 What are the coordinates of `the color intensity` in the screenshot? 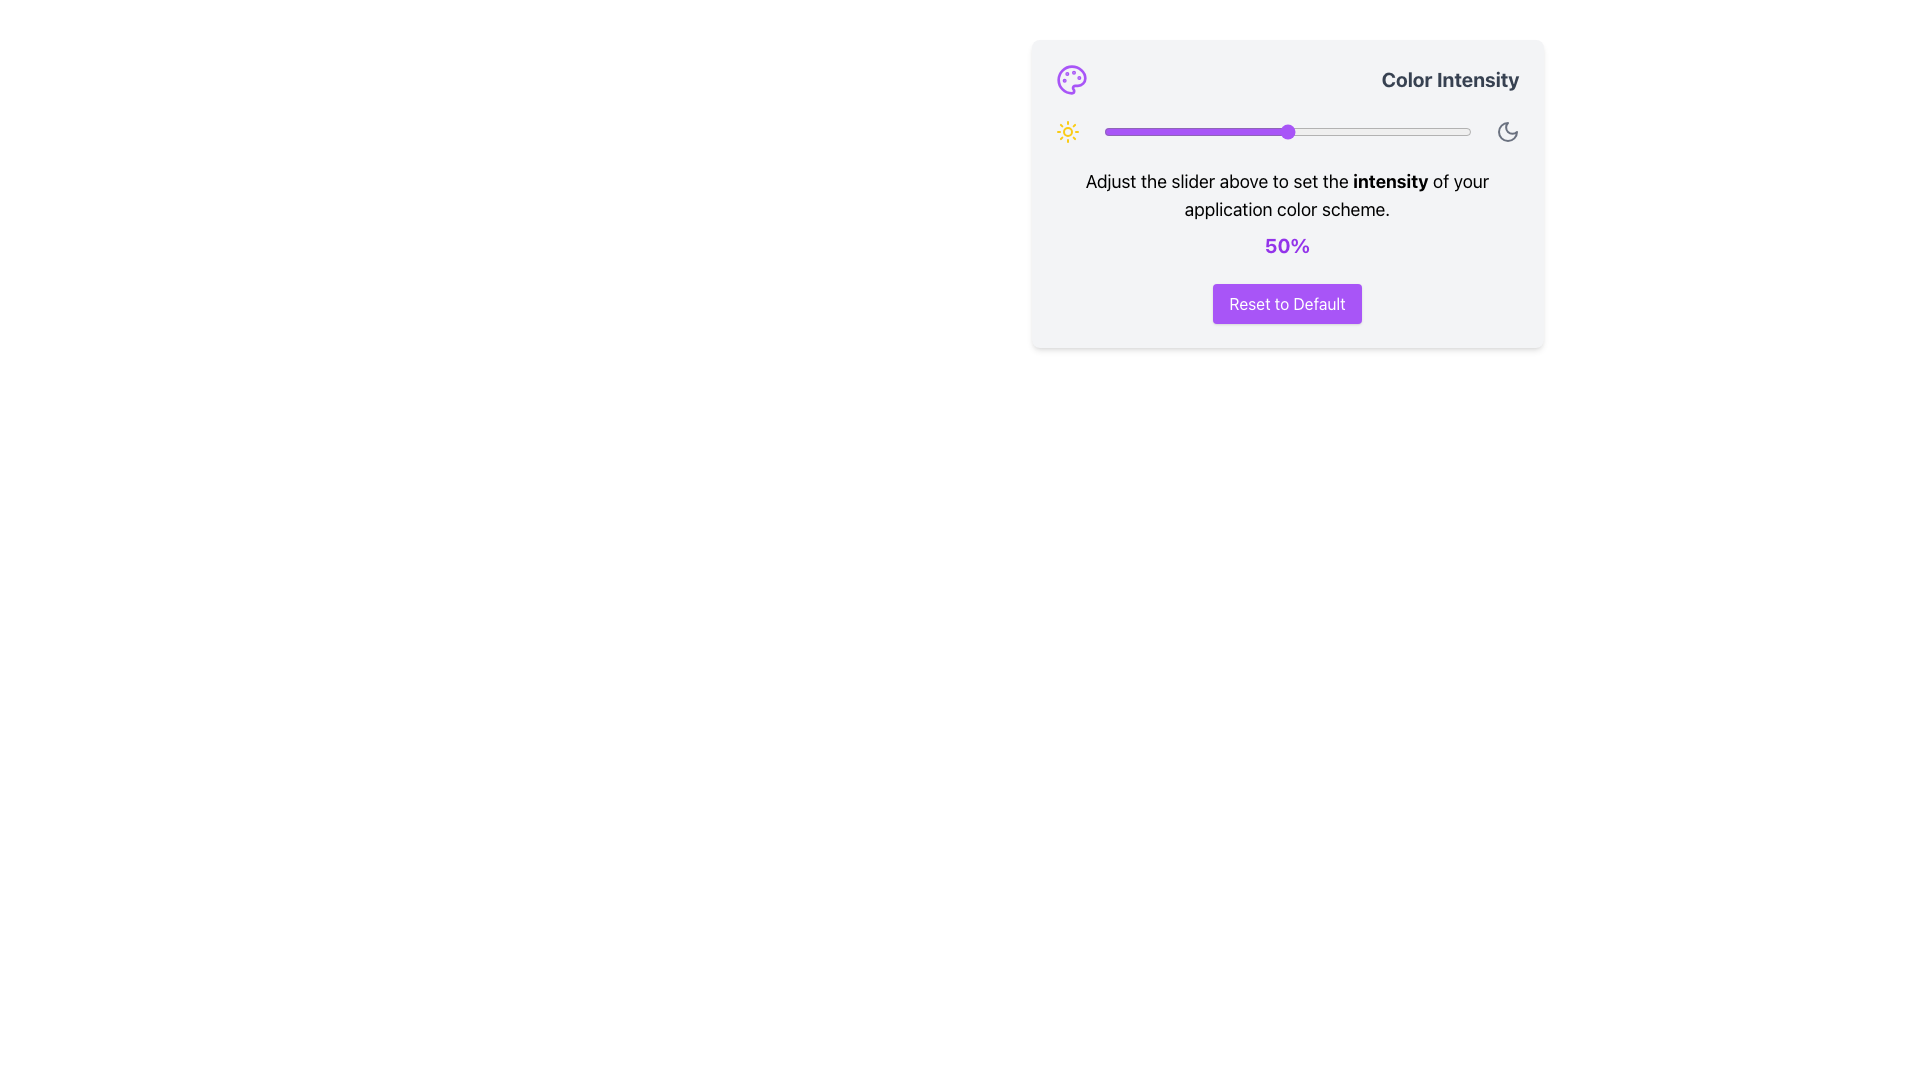 It's located at (1445, 131).